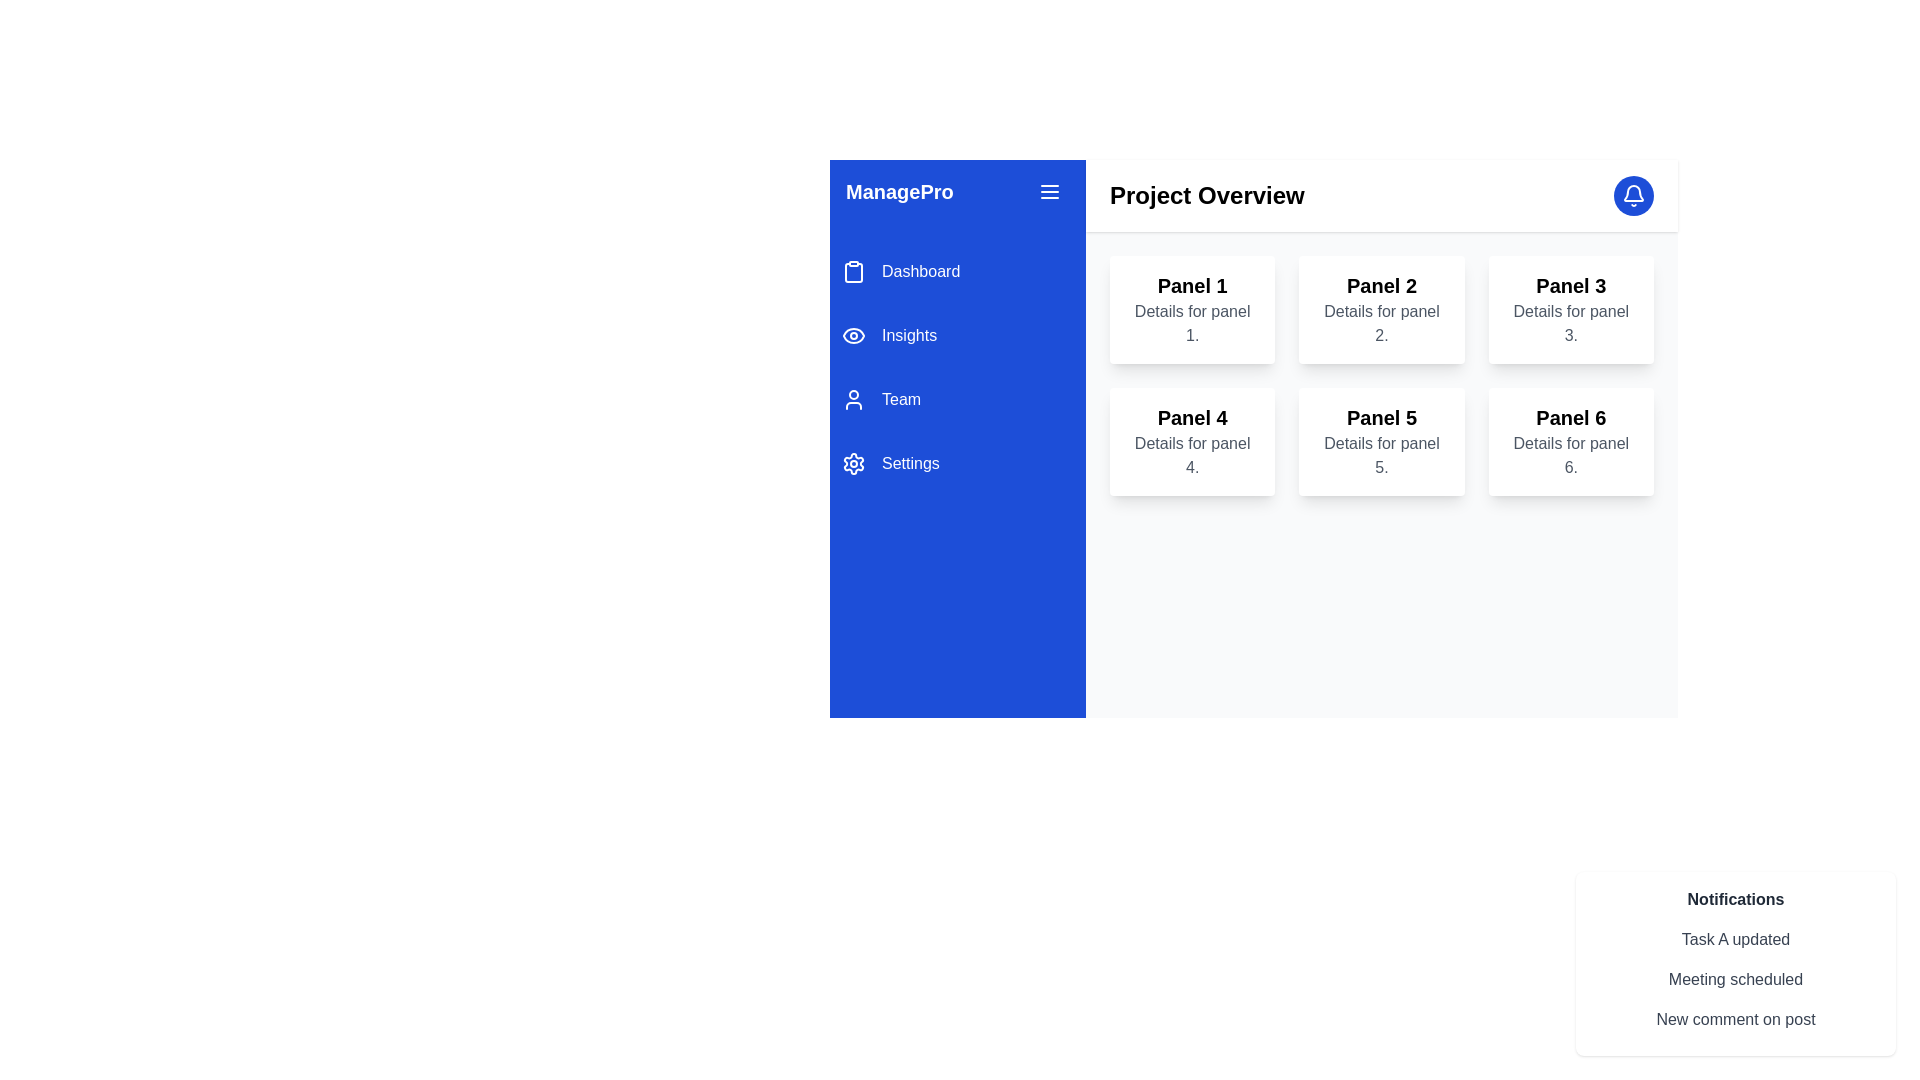 The height and width of the screenshot is (1080, 1920). I want to click on the graphical component within the notification bell icon located at the top-right area of the layout, specifically centered within the bell's structure, so click(1633, 193).